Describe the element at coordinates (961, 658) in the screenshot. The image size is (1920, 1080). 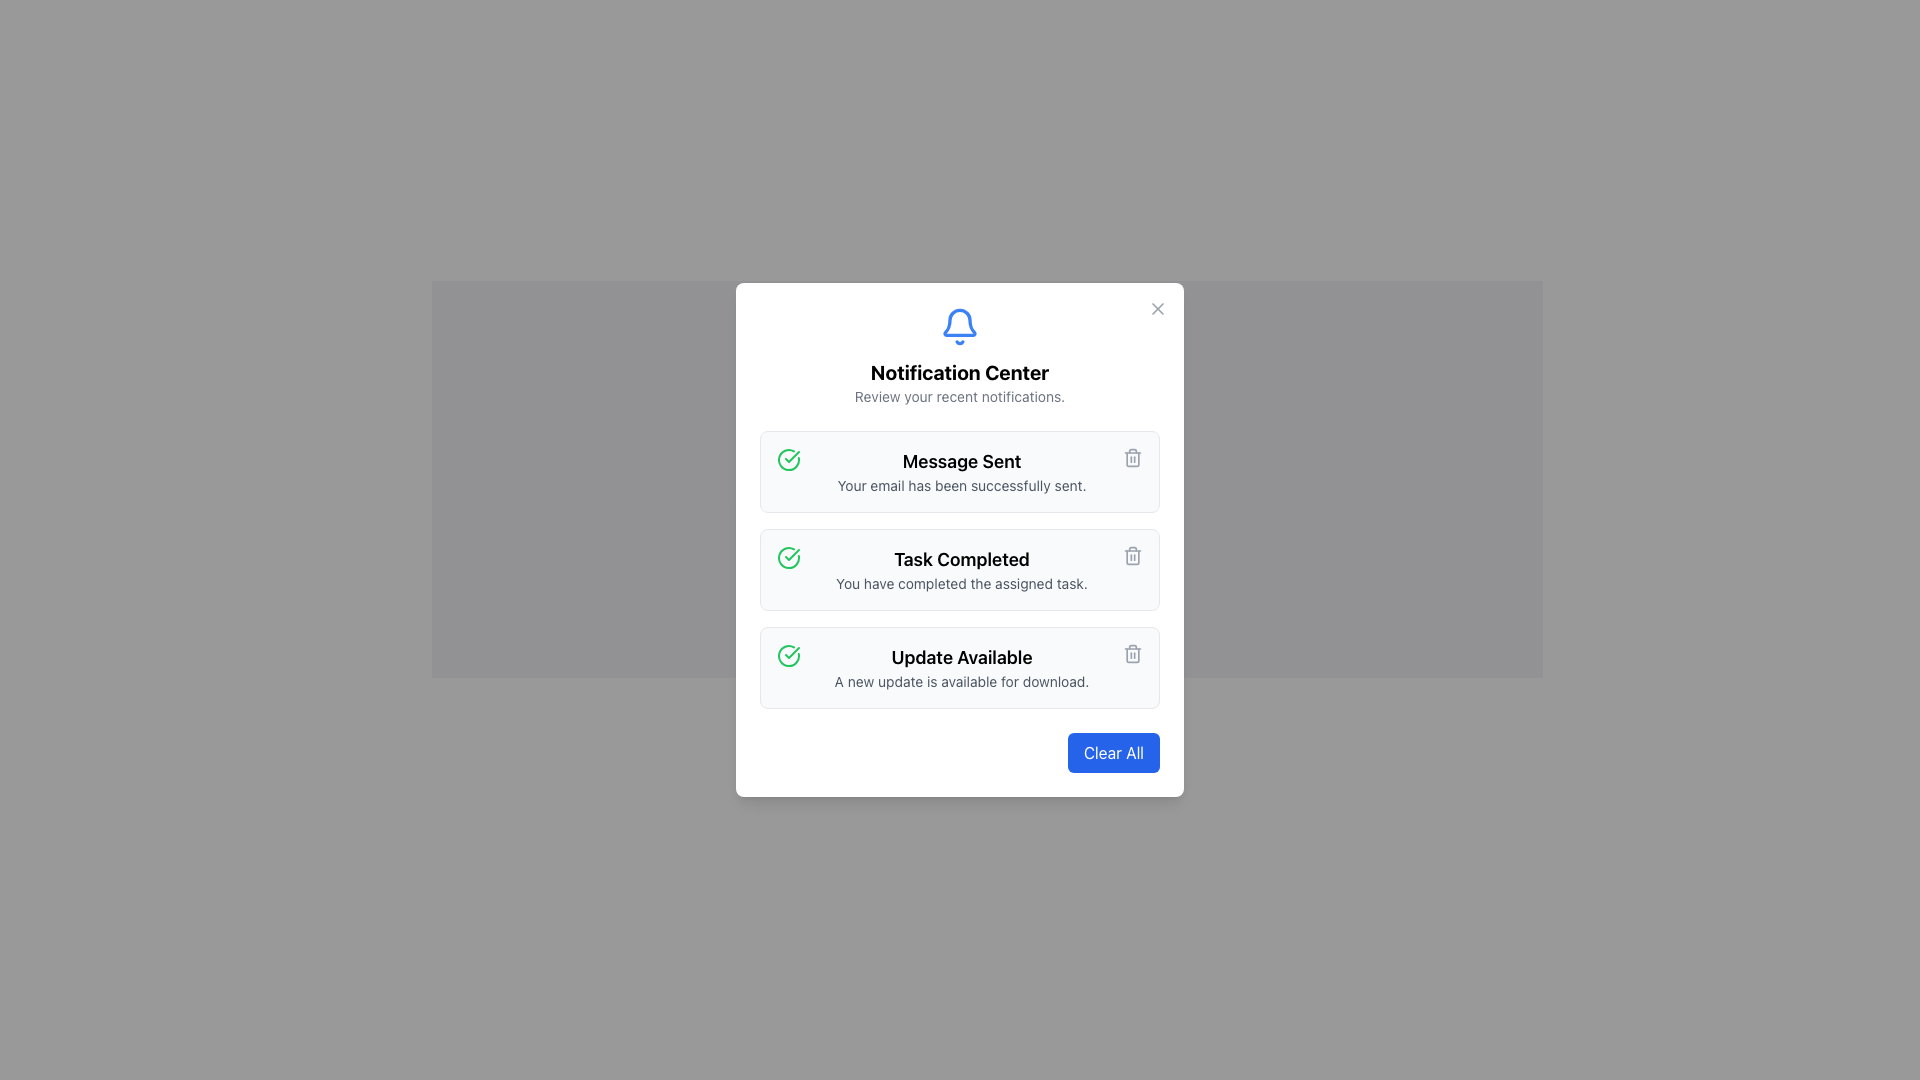
I see `the text label that reads 'Update Available', which is styled in large, bold font and located in the third row of the notification card` at that location.